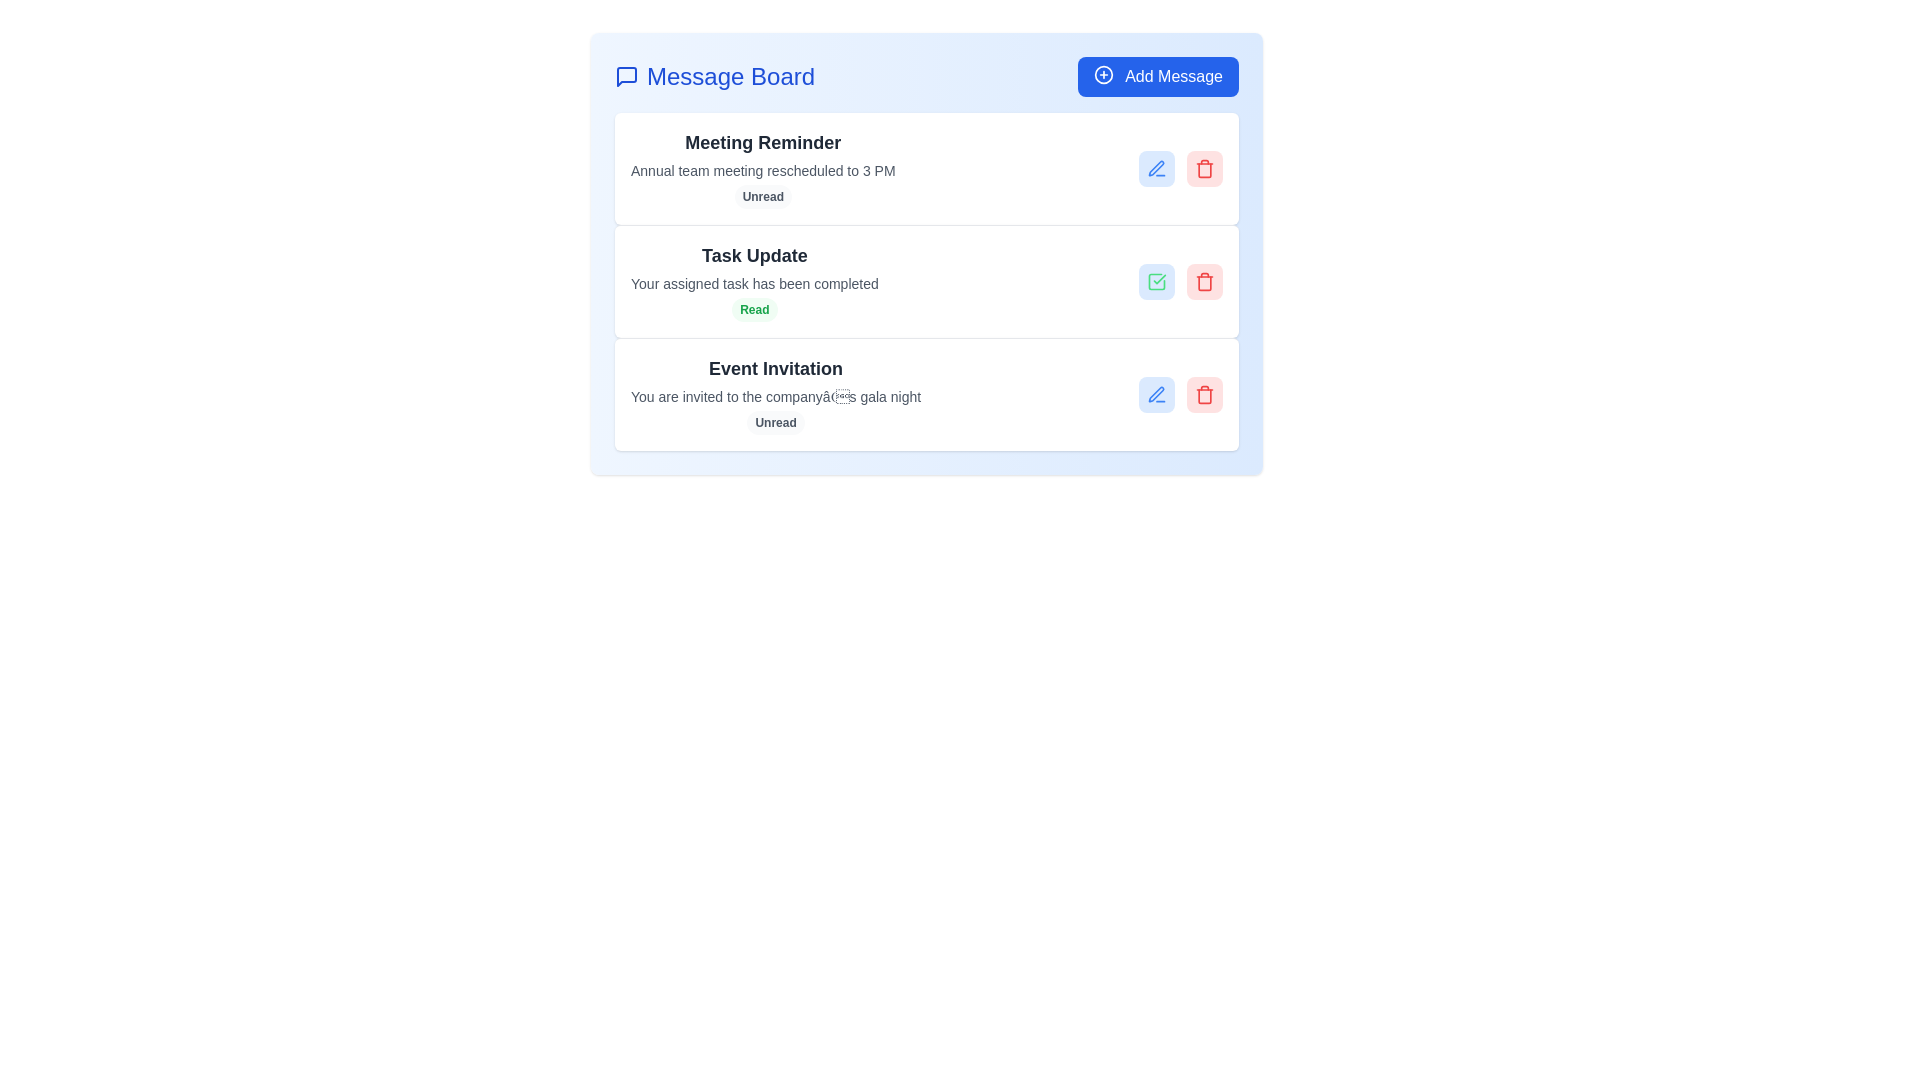  I want to click on information displayed in the unread notification text block located at the top of the 'Message Board' section, which contains details of a meeting reschedule, so click(762, 168).